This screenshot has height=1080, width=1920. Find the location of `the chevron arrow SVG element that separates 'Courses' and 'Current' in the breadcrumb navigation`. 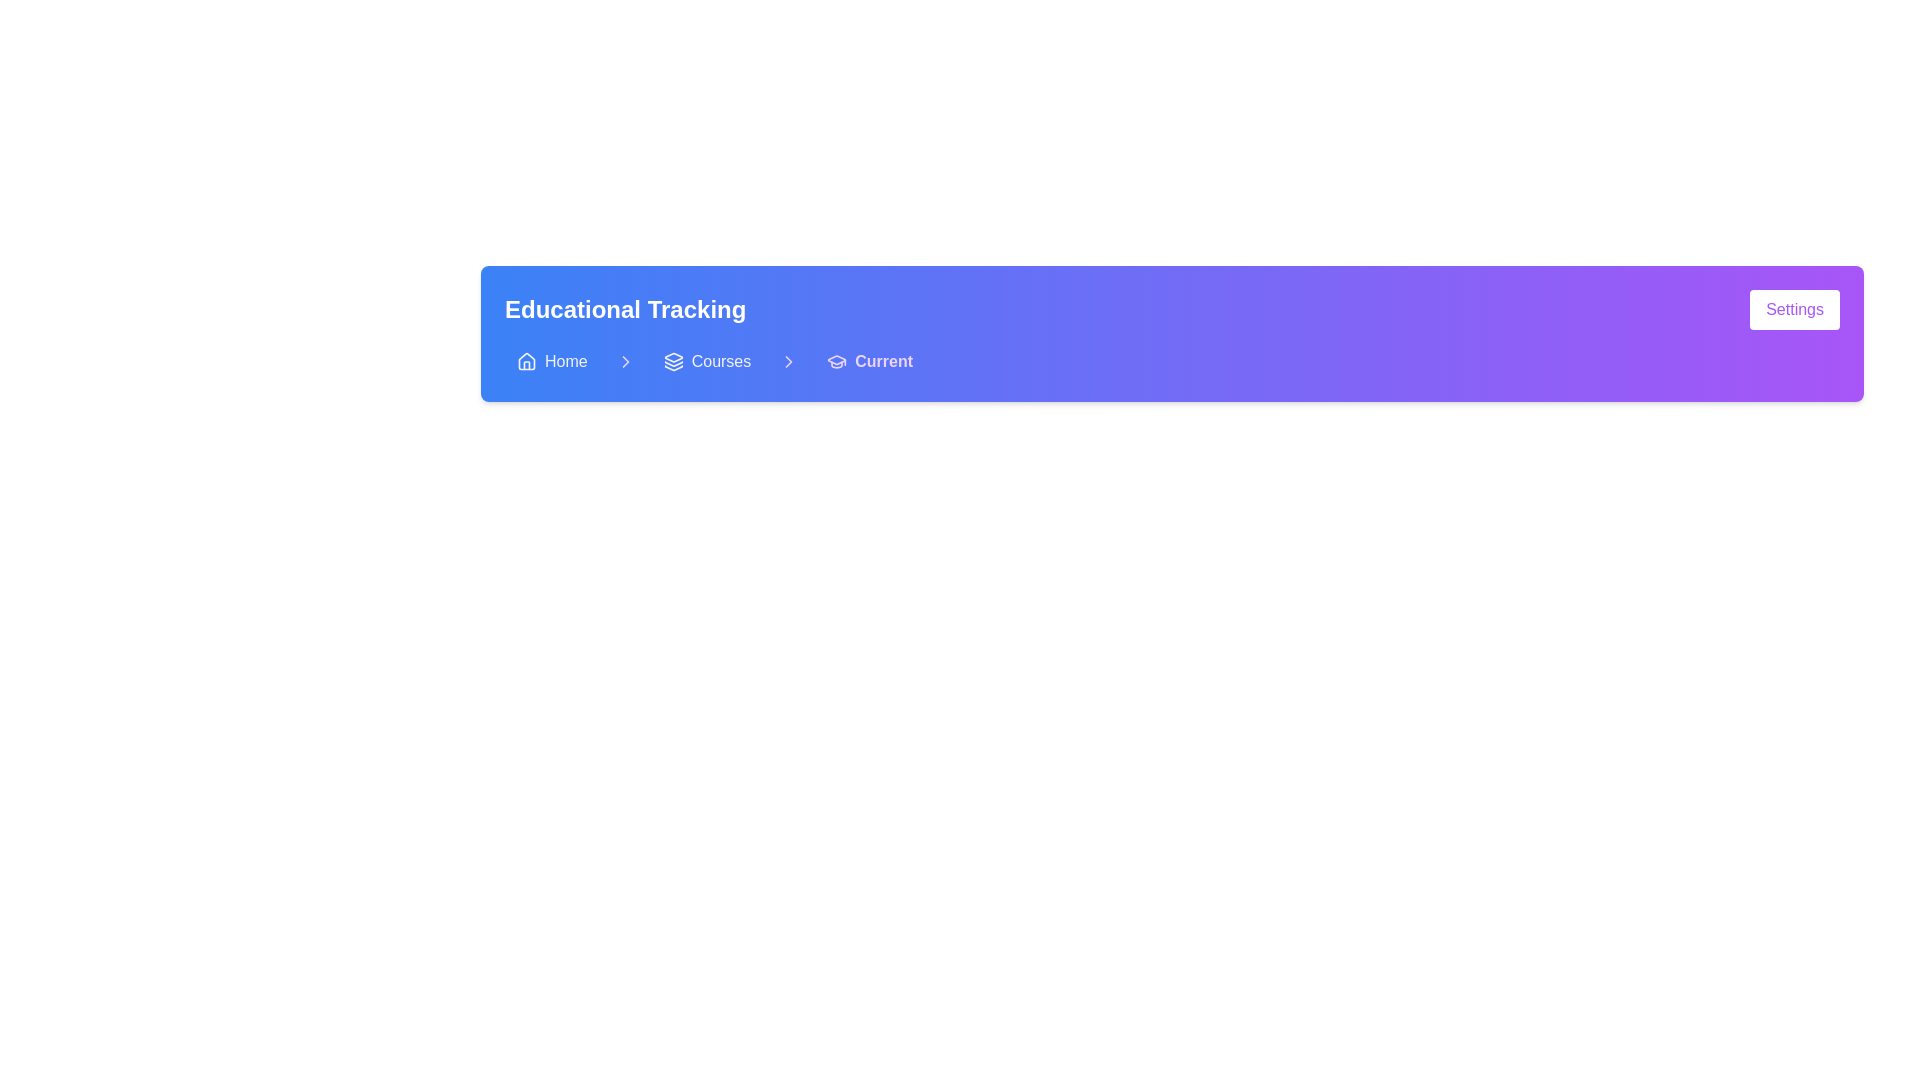

the chevron arrow SVG element that separates 'Courses' and 'Current' in the breadcrumb navigation is located at coordinates (788, 362).